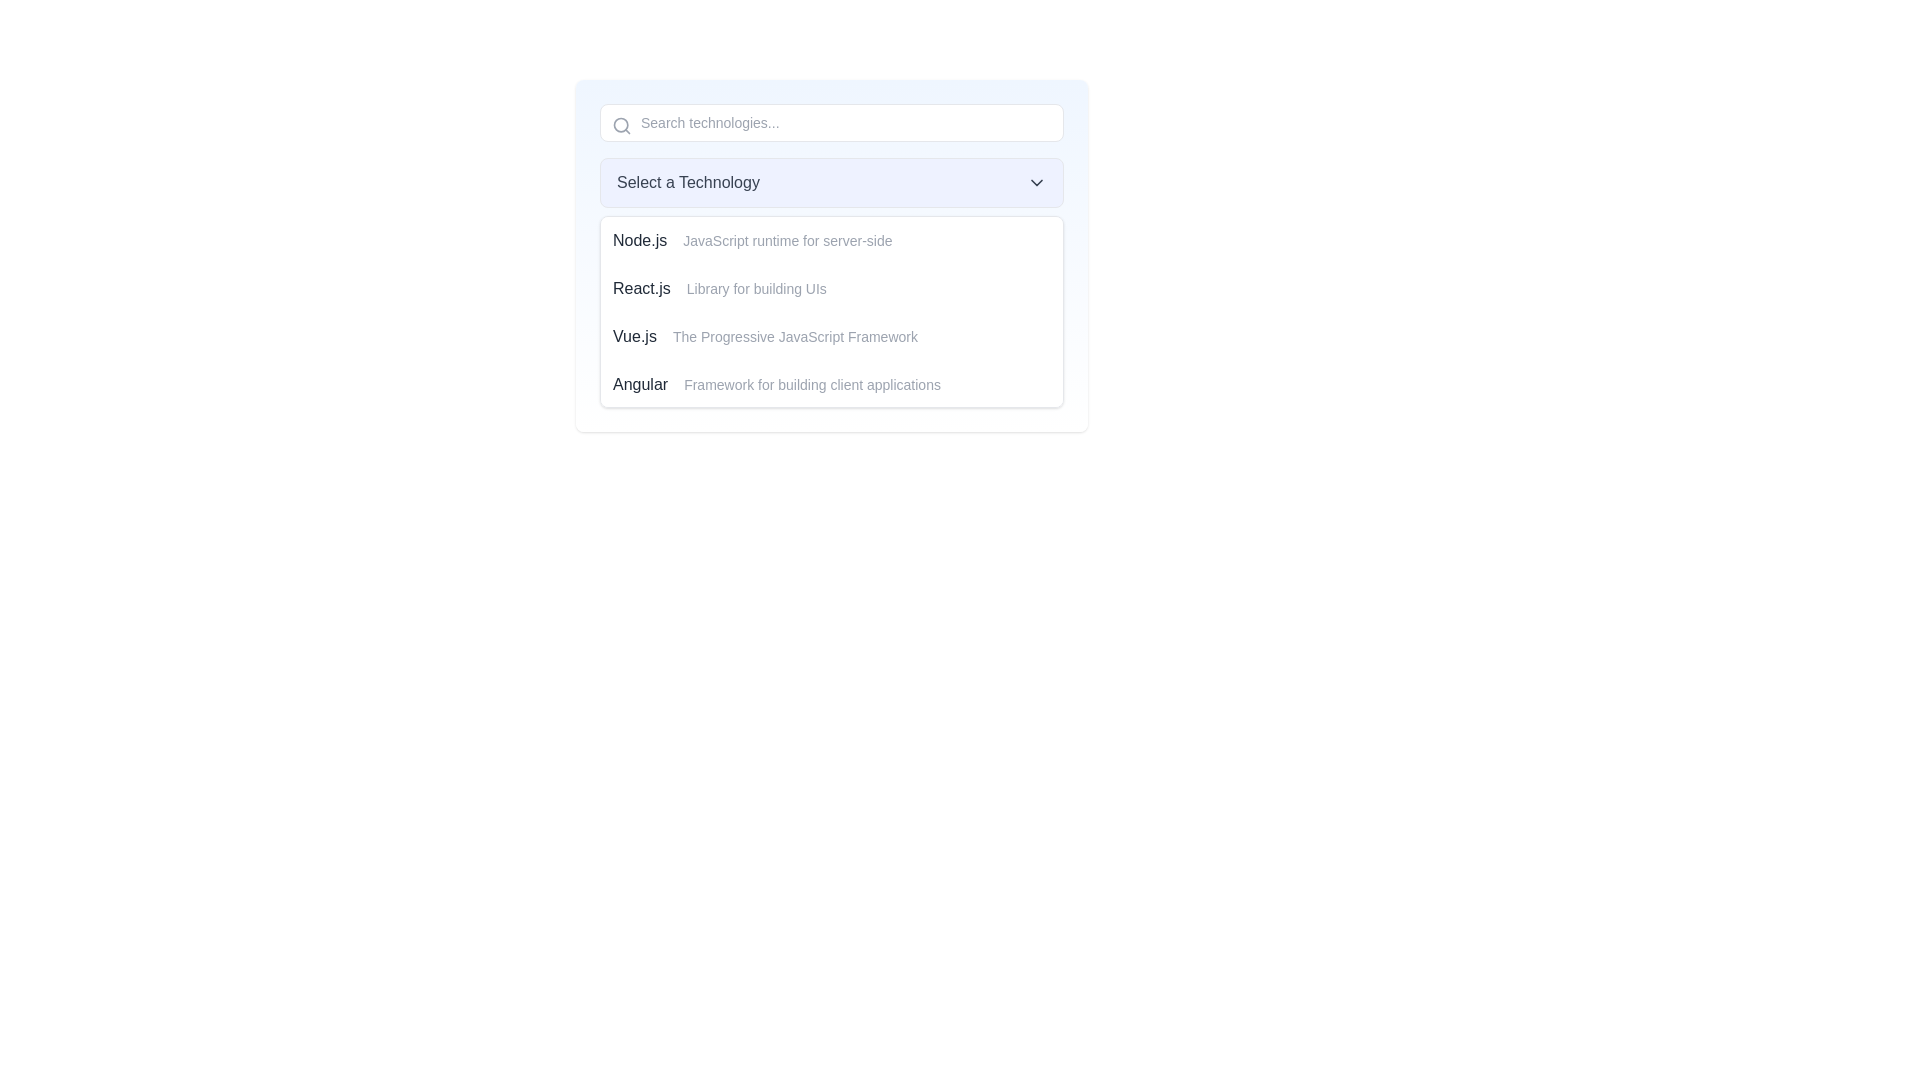 This screenshot has width=1920, height=1080. I want to click on the first item in the dropdown list that allows users to select 'Node.js', so click(831, 239).